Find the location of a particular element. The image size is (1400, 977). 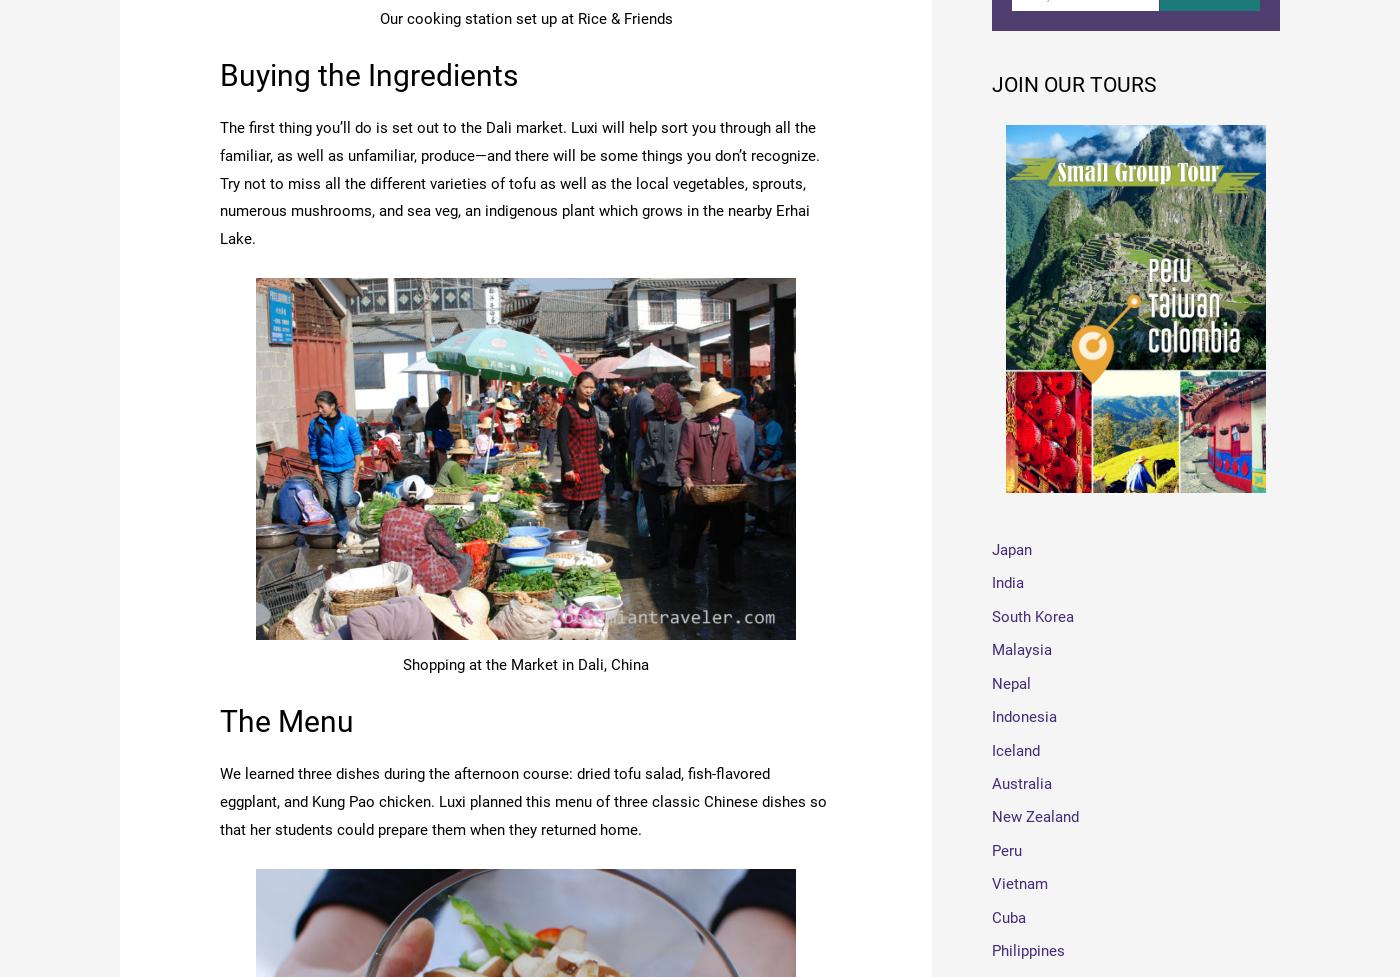

'JOIN OUR TOURS' is located at coordinates (1073, 86).